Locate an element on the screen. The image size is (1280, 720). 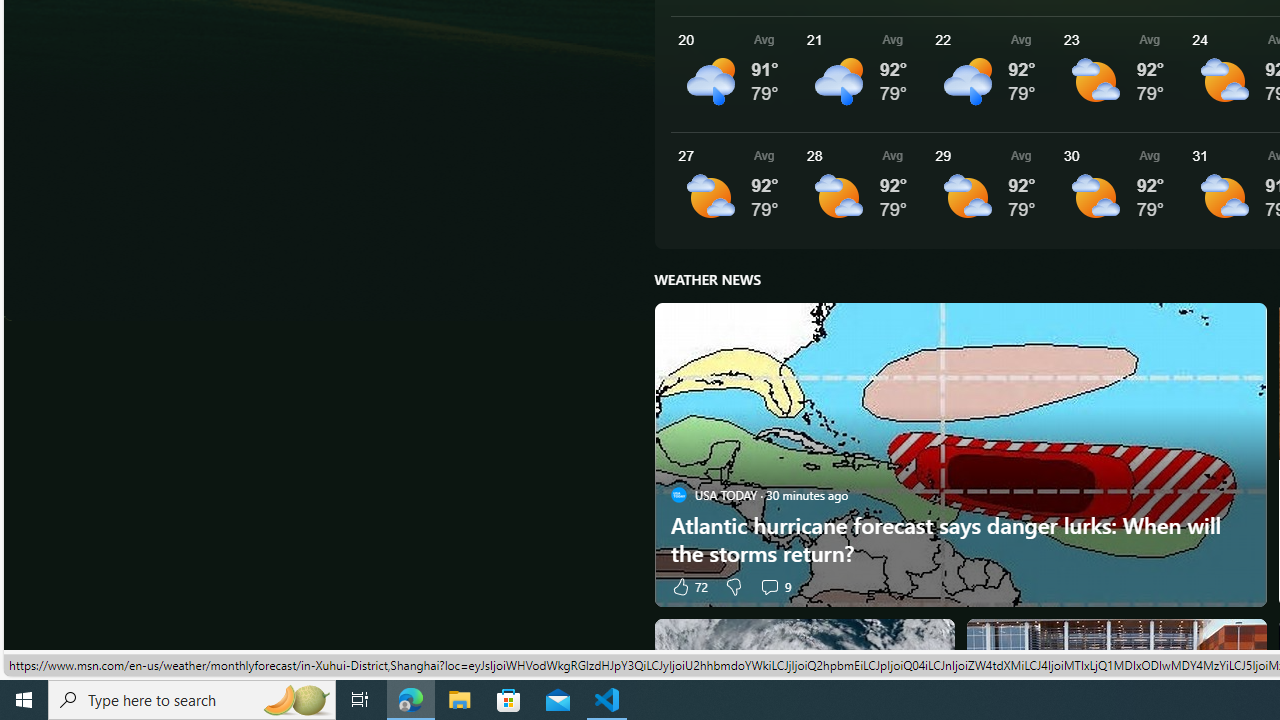
'View comments 9 Comment' is located at coordinates (774, 585).